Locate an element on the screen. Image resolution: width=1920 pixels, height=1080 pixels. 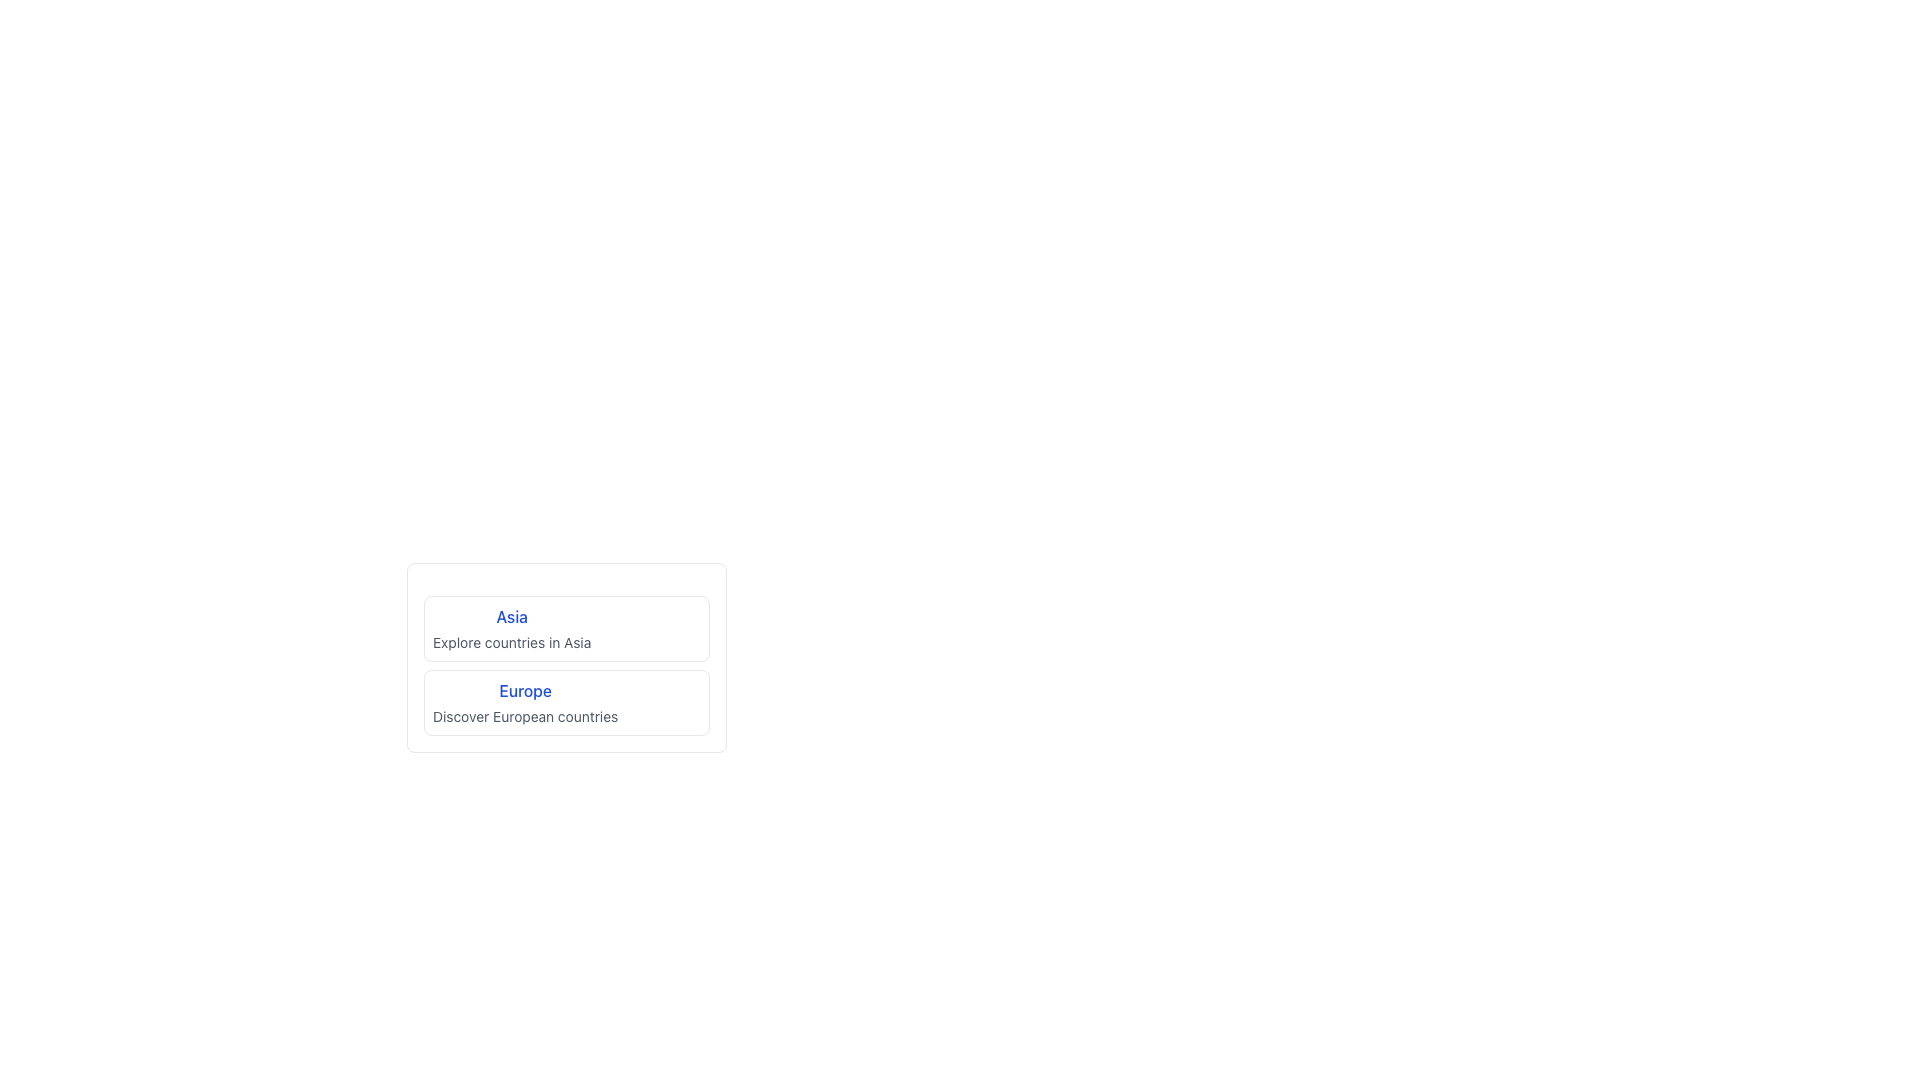
text label providing descriptive information about the 'Europe' section, which is positioned directly beneath the 'Europe' label and aligned to the left in the lower right section of the interface is located at coordinates (525, 716).